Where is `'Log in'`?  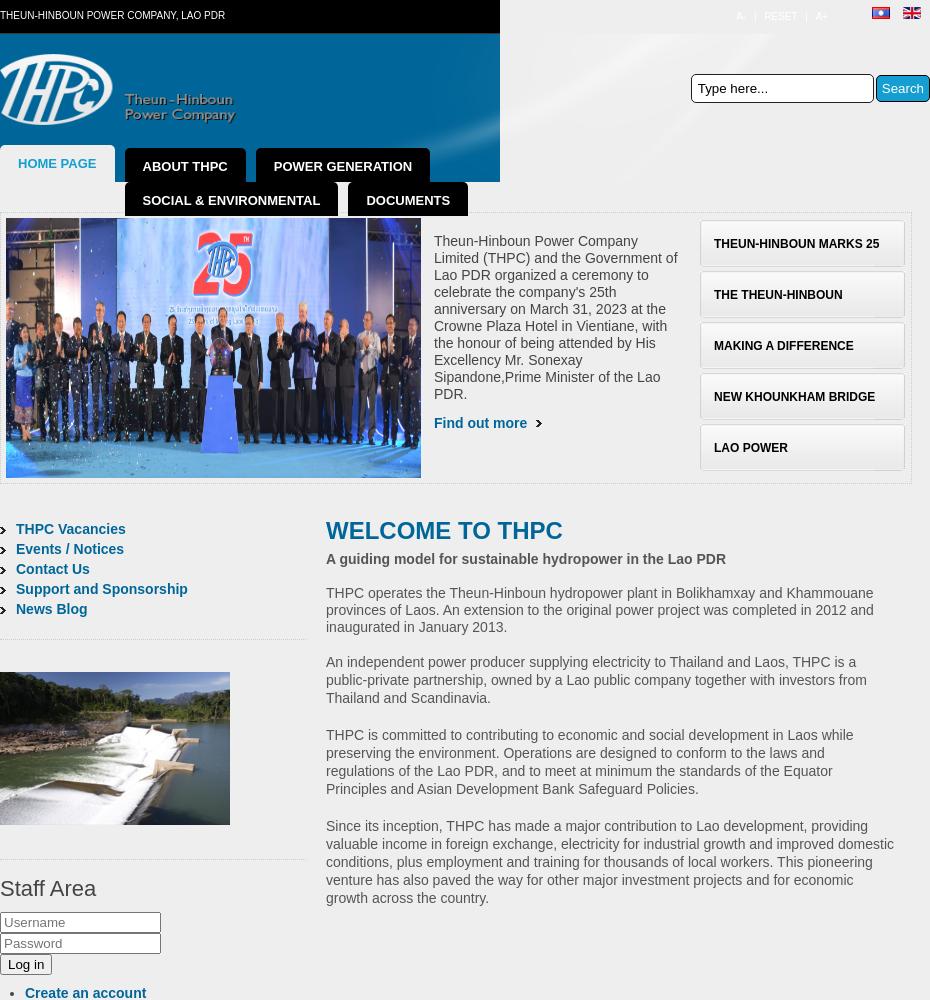 'Log in' is located at coordinates (25, 963).